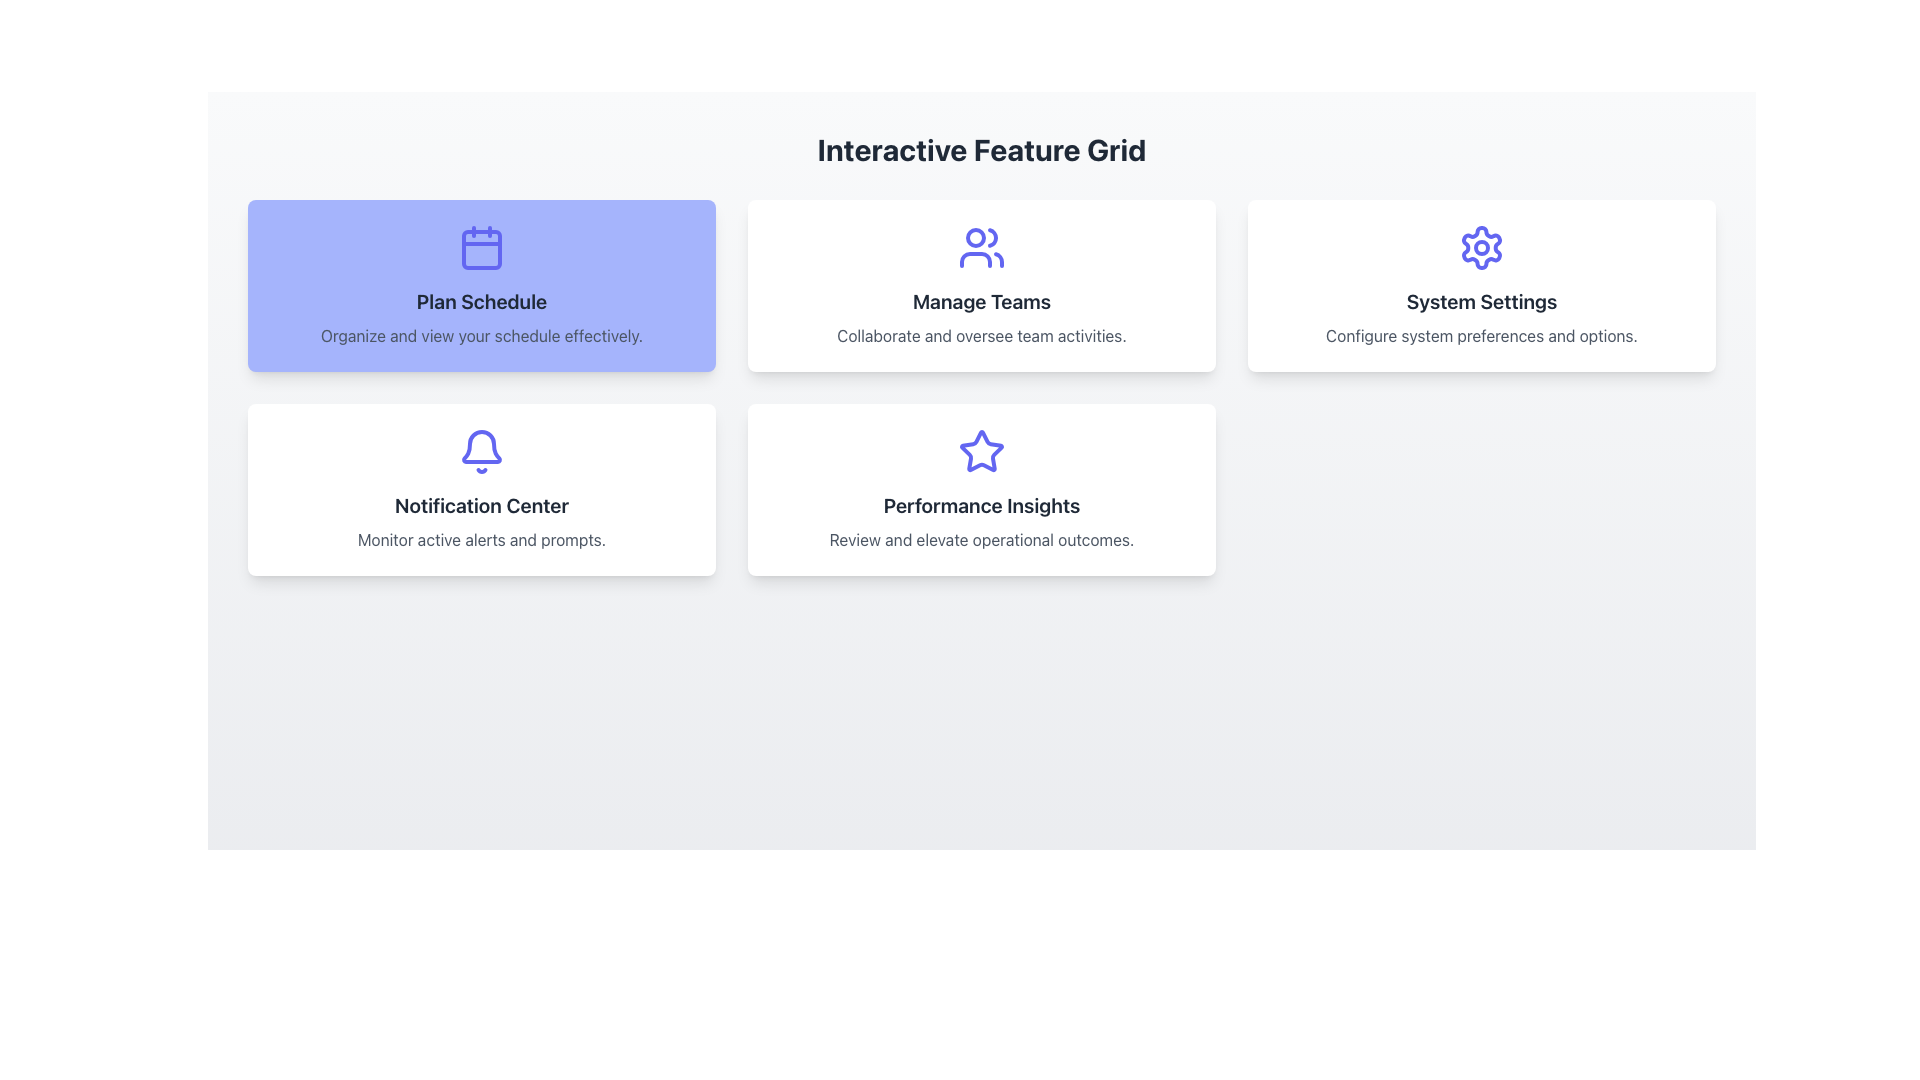 This screenshot has width=1920, height=1080. What do you see at coordinates (1482, 285) in the screenshot?
I see `the third card in the top row that serves as an access point to configure system preferences and options` at bounding box center [1482, 285].